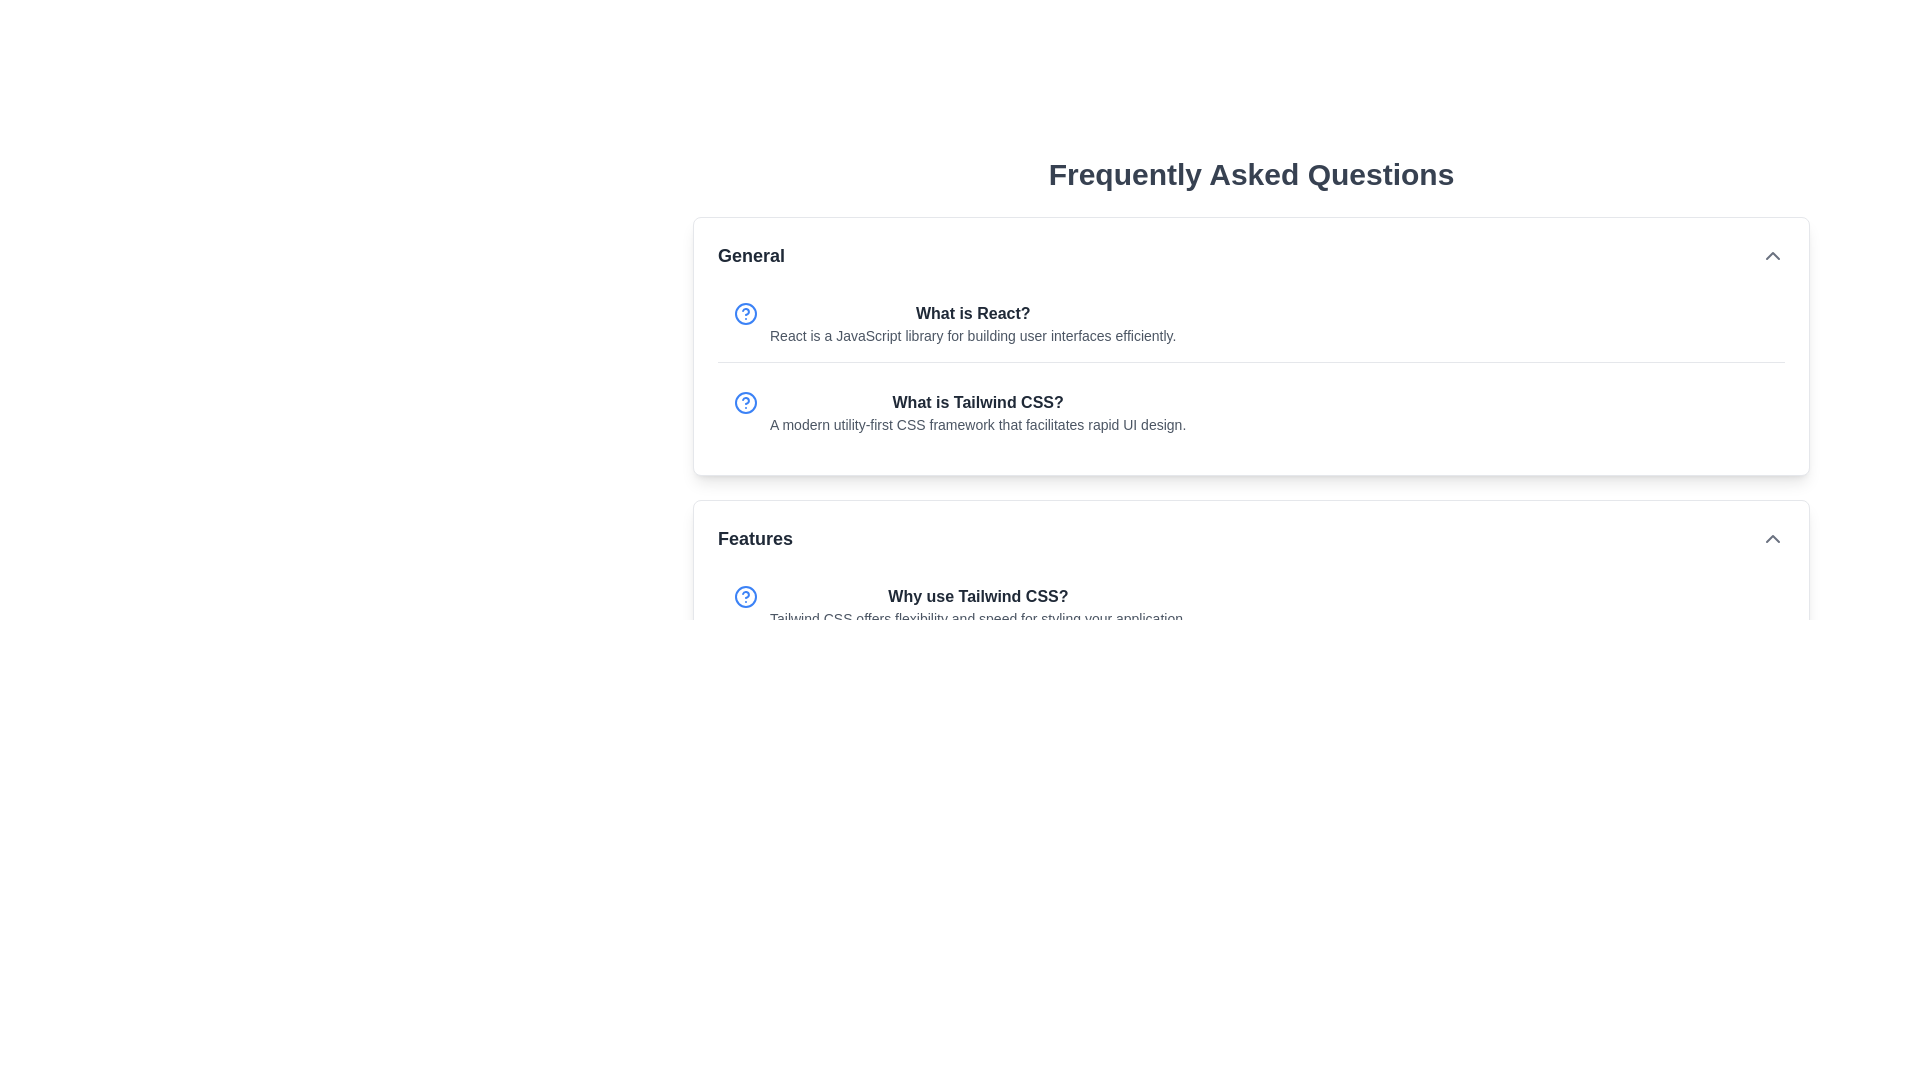  What do you see at coordinates (1250, 538) in the screenshot?
I see `the Collapsible section header titled 'Features'` at bounding box center [1250, 538].